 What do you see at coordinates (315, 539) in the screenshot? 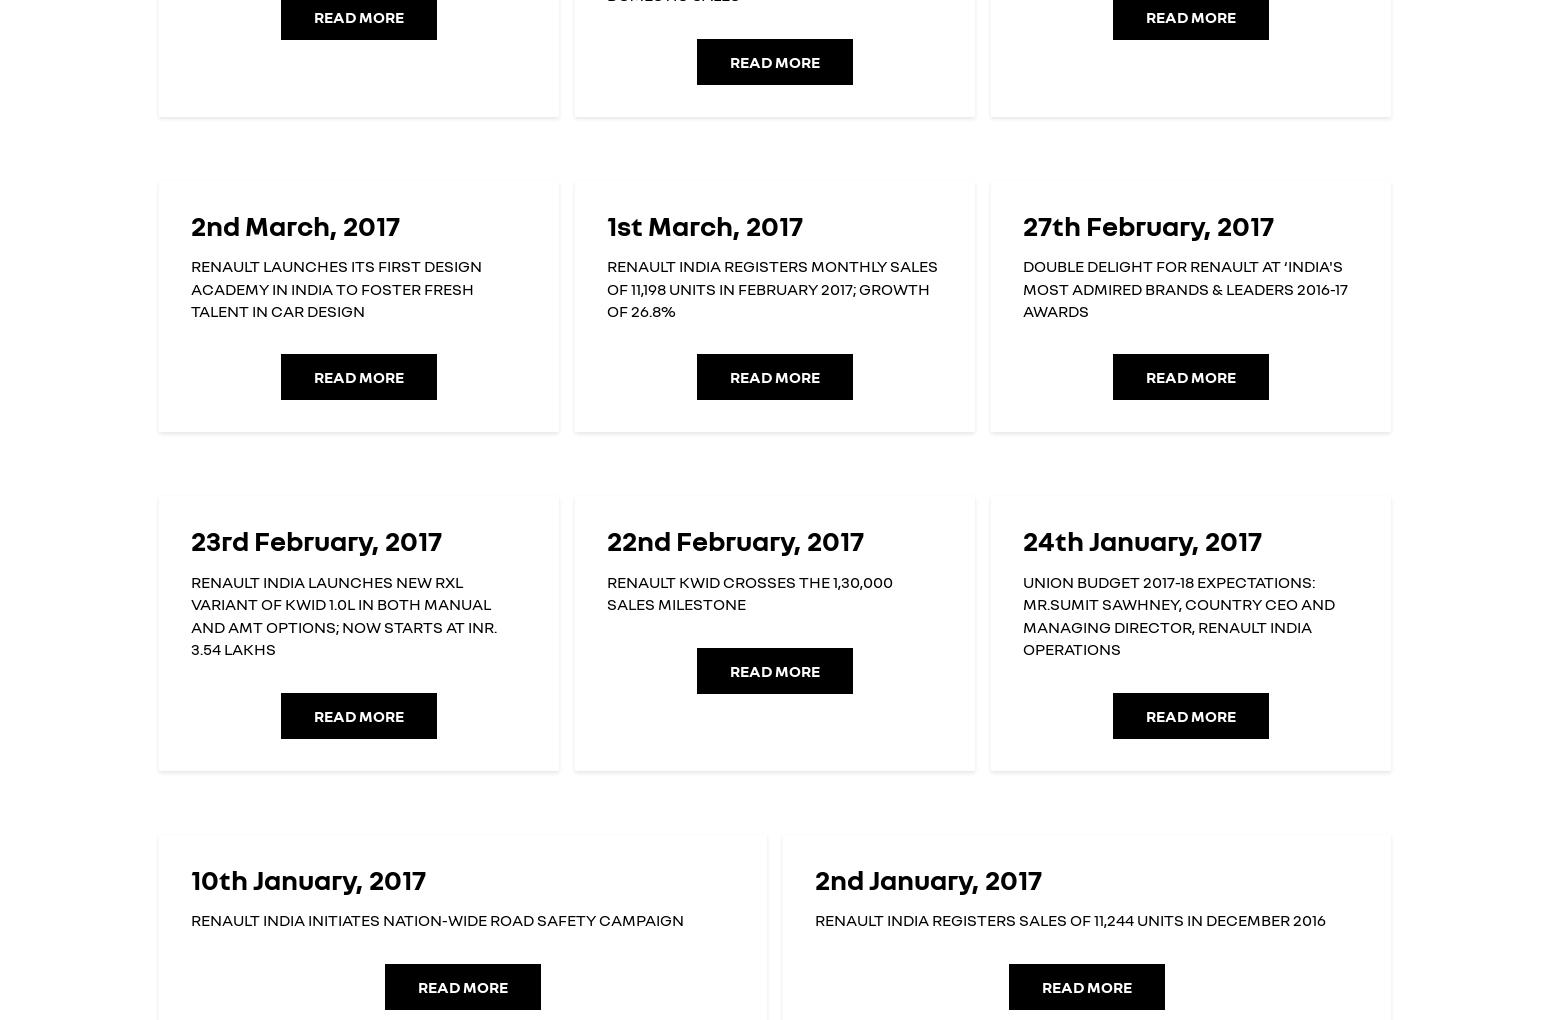
I see `'23rd February, 2017'` at bounding box center [315, 539].